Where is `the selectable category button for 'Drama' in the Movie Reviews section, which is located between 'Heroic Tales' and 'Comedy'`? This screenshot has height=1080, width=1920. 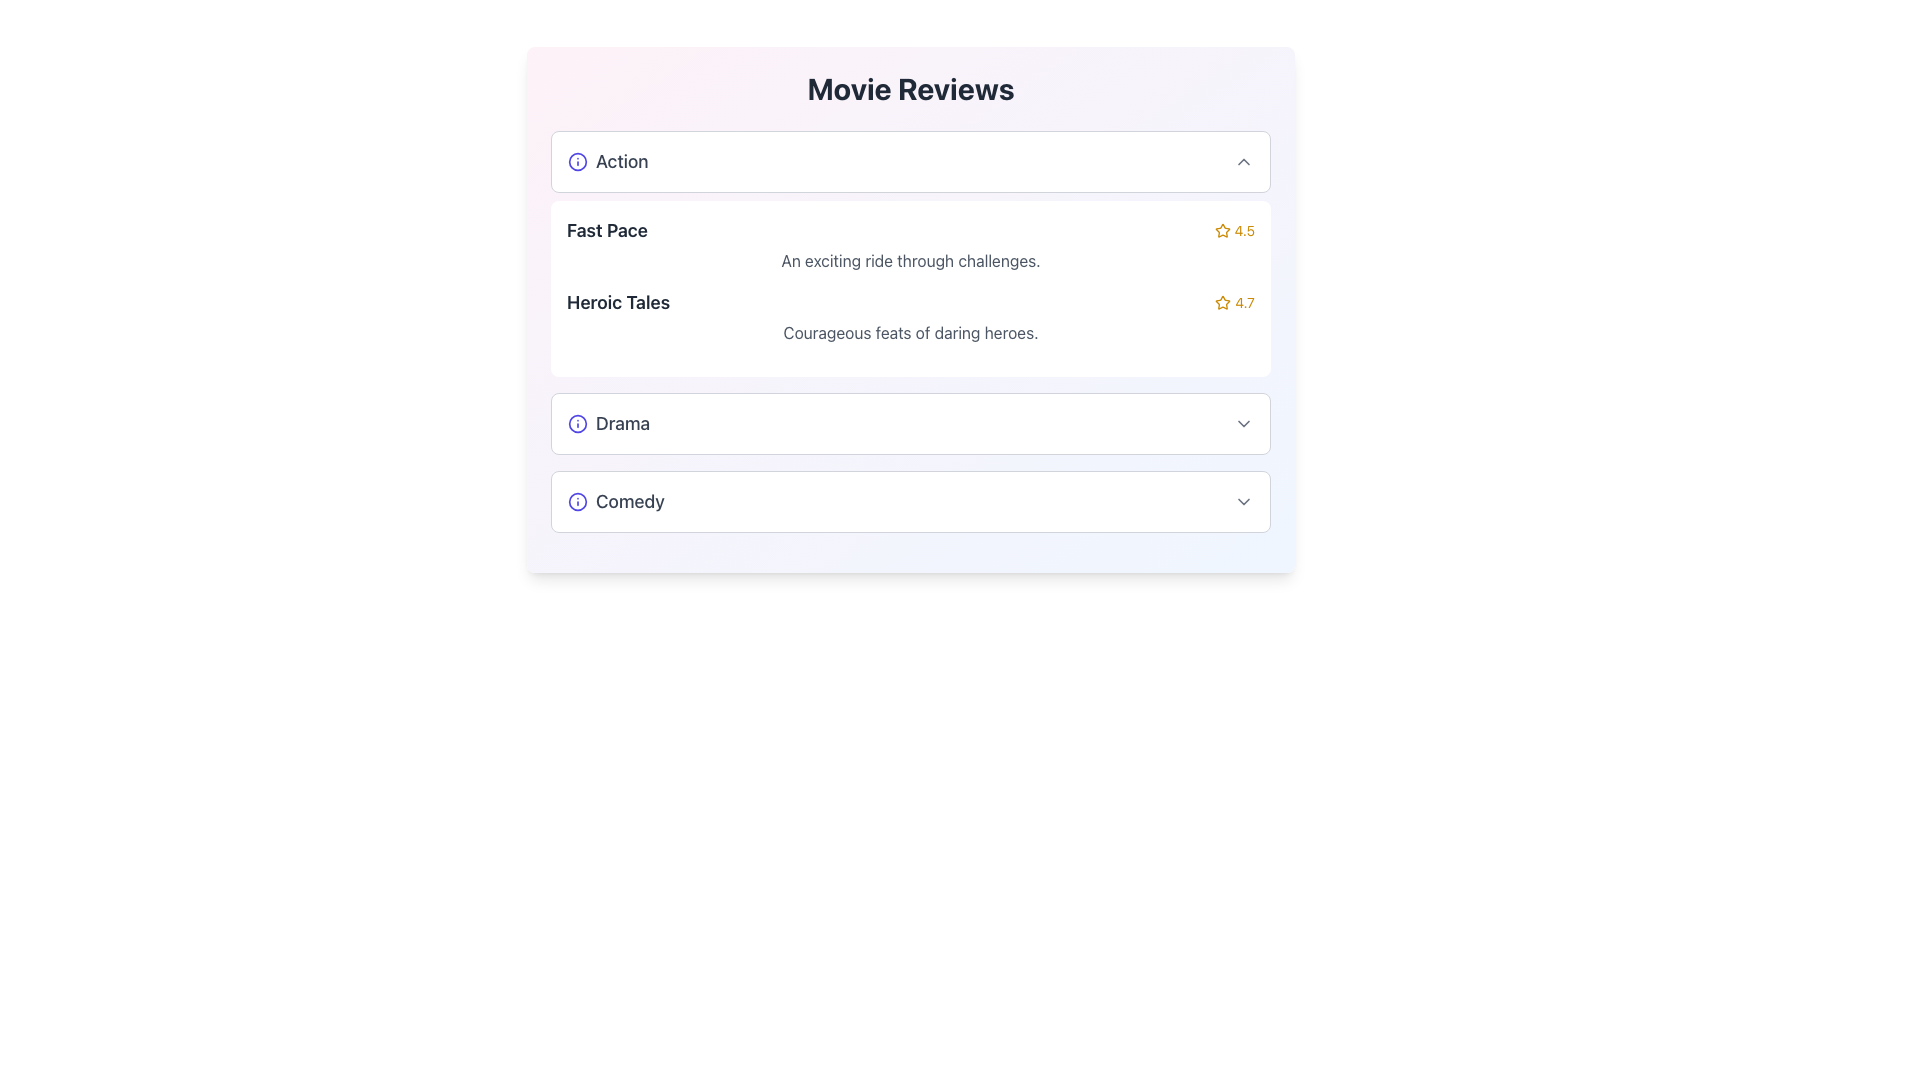 the selectable category button for 'Drama' in the Movie Reviews section, which is located between 'Heroic Tales' and 'Comedy' is located at coordinates (910, 423).